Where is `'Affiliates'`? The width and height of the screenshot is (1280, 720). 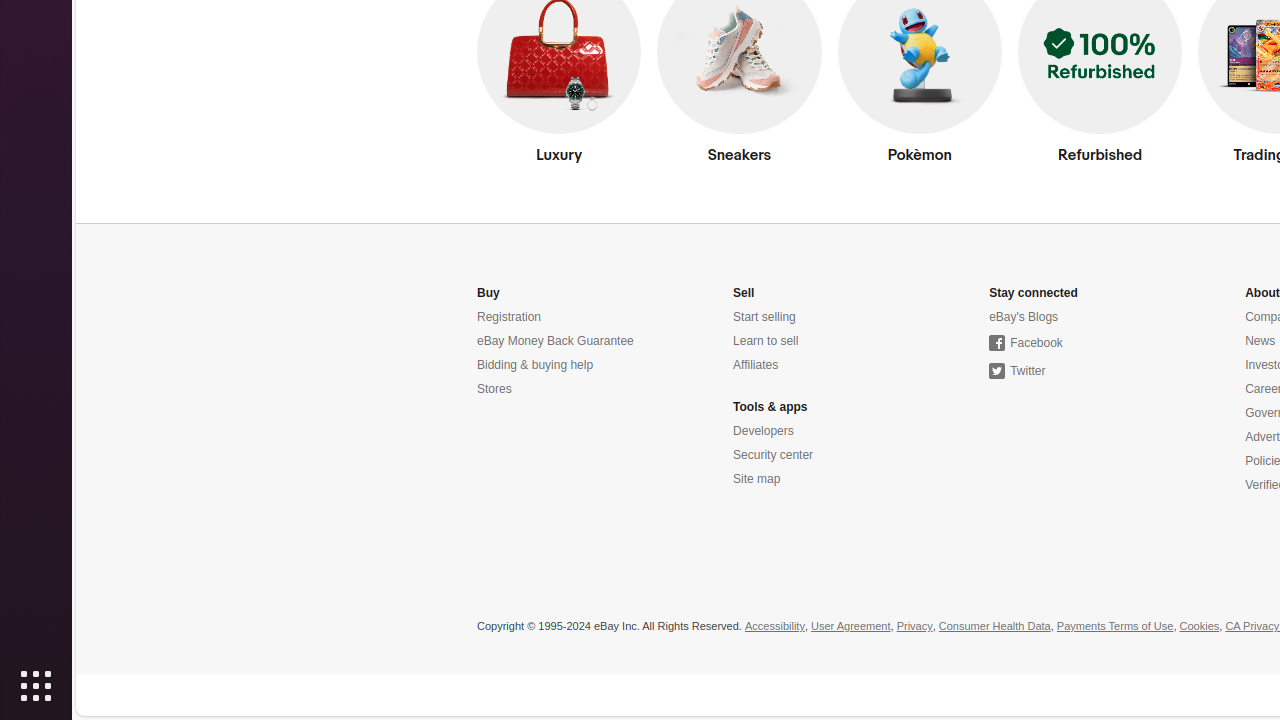
'Affiliates' is located at coordinates (754, 365).